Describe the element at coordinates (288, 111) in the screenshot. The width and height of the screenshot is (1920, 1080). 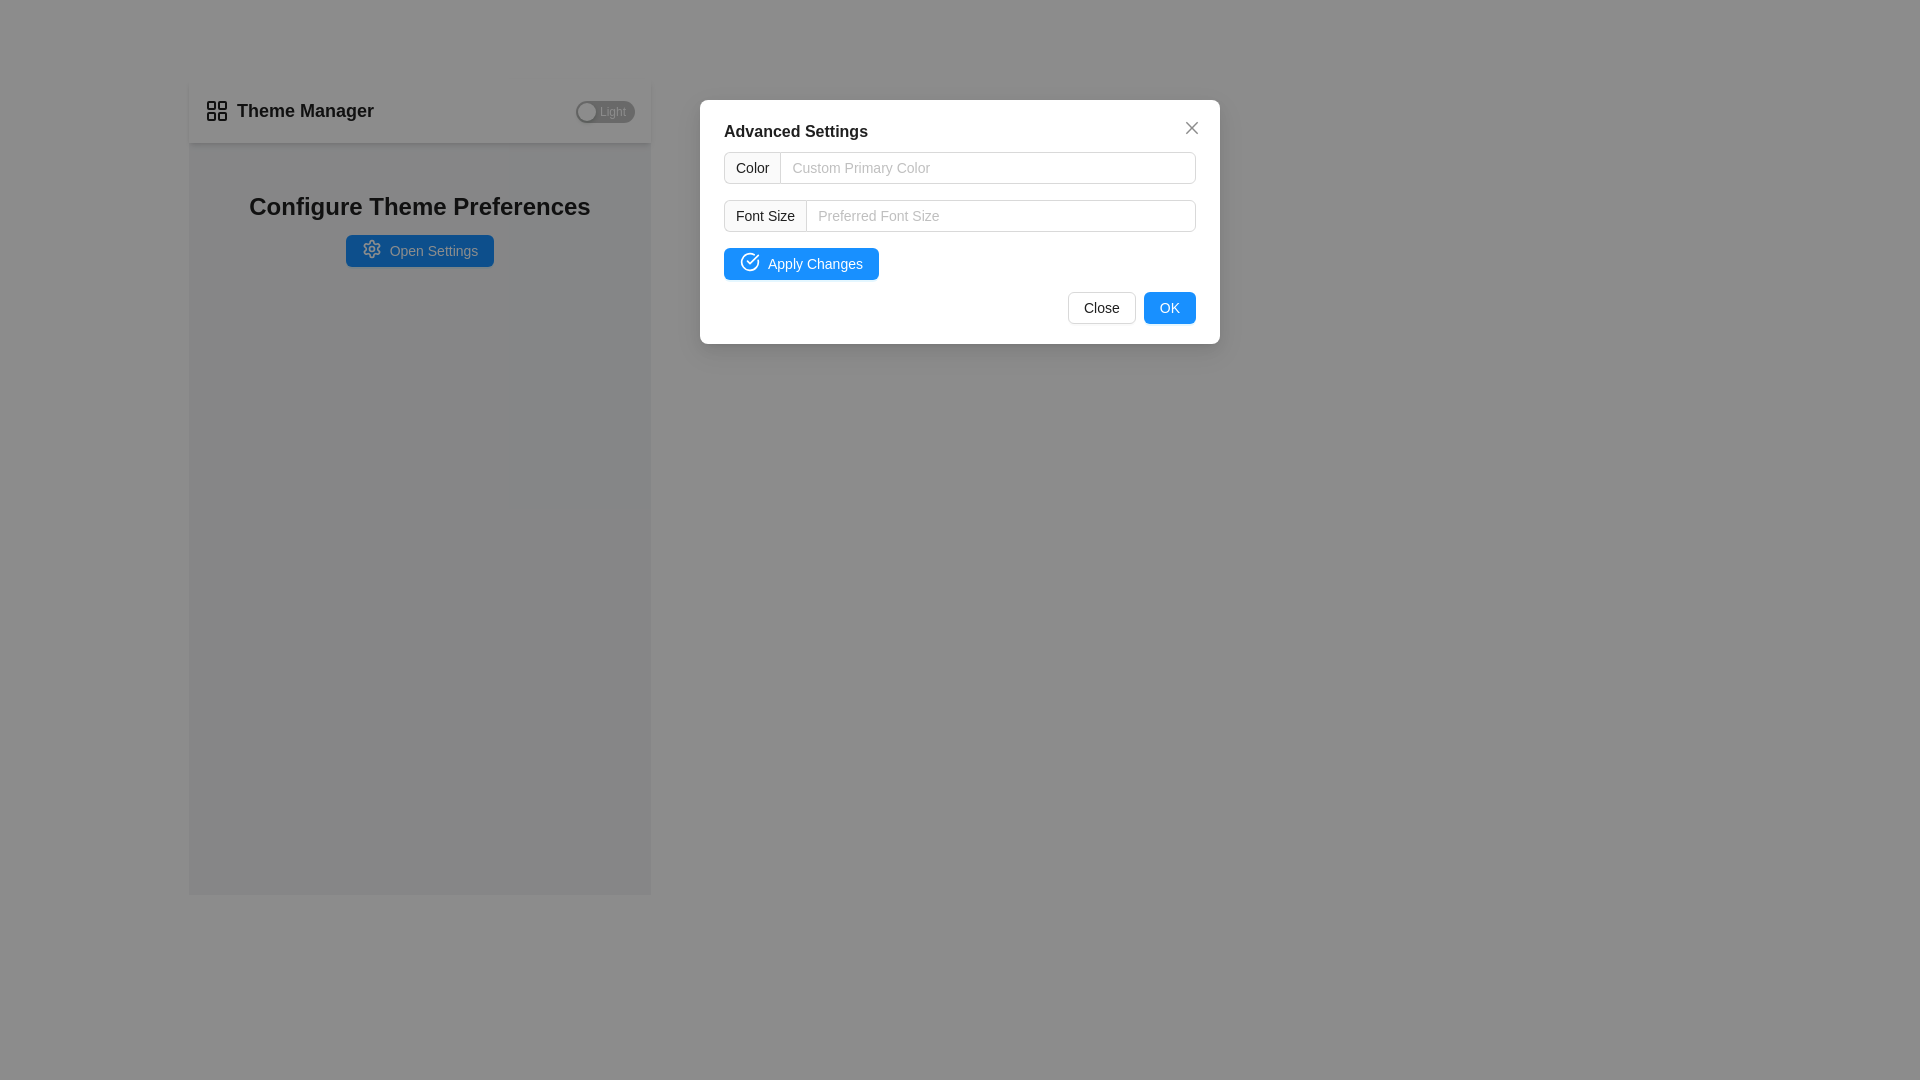
I see `the Header title with icon that identifies the 'Theme Manager' section, located in the top-left of the header bar` at that location.